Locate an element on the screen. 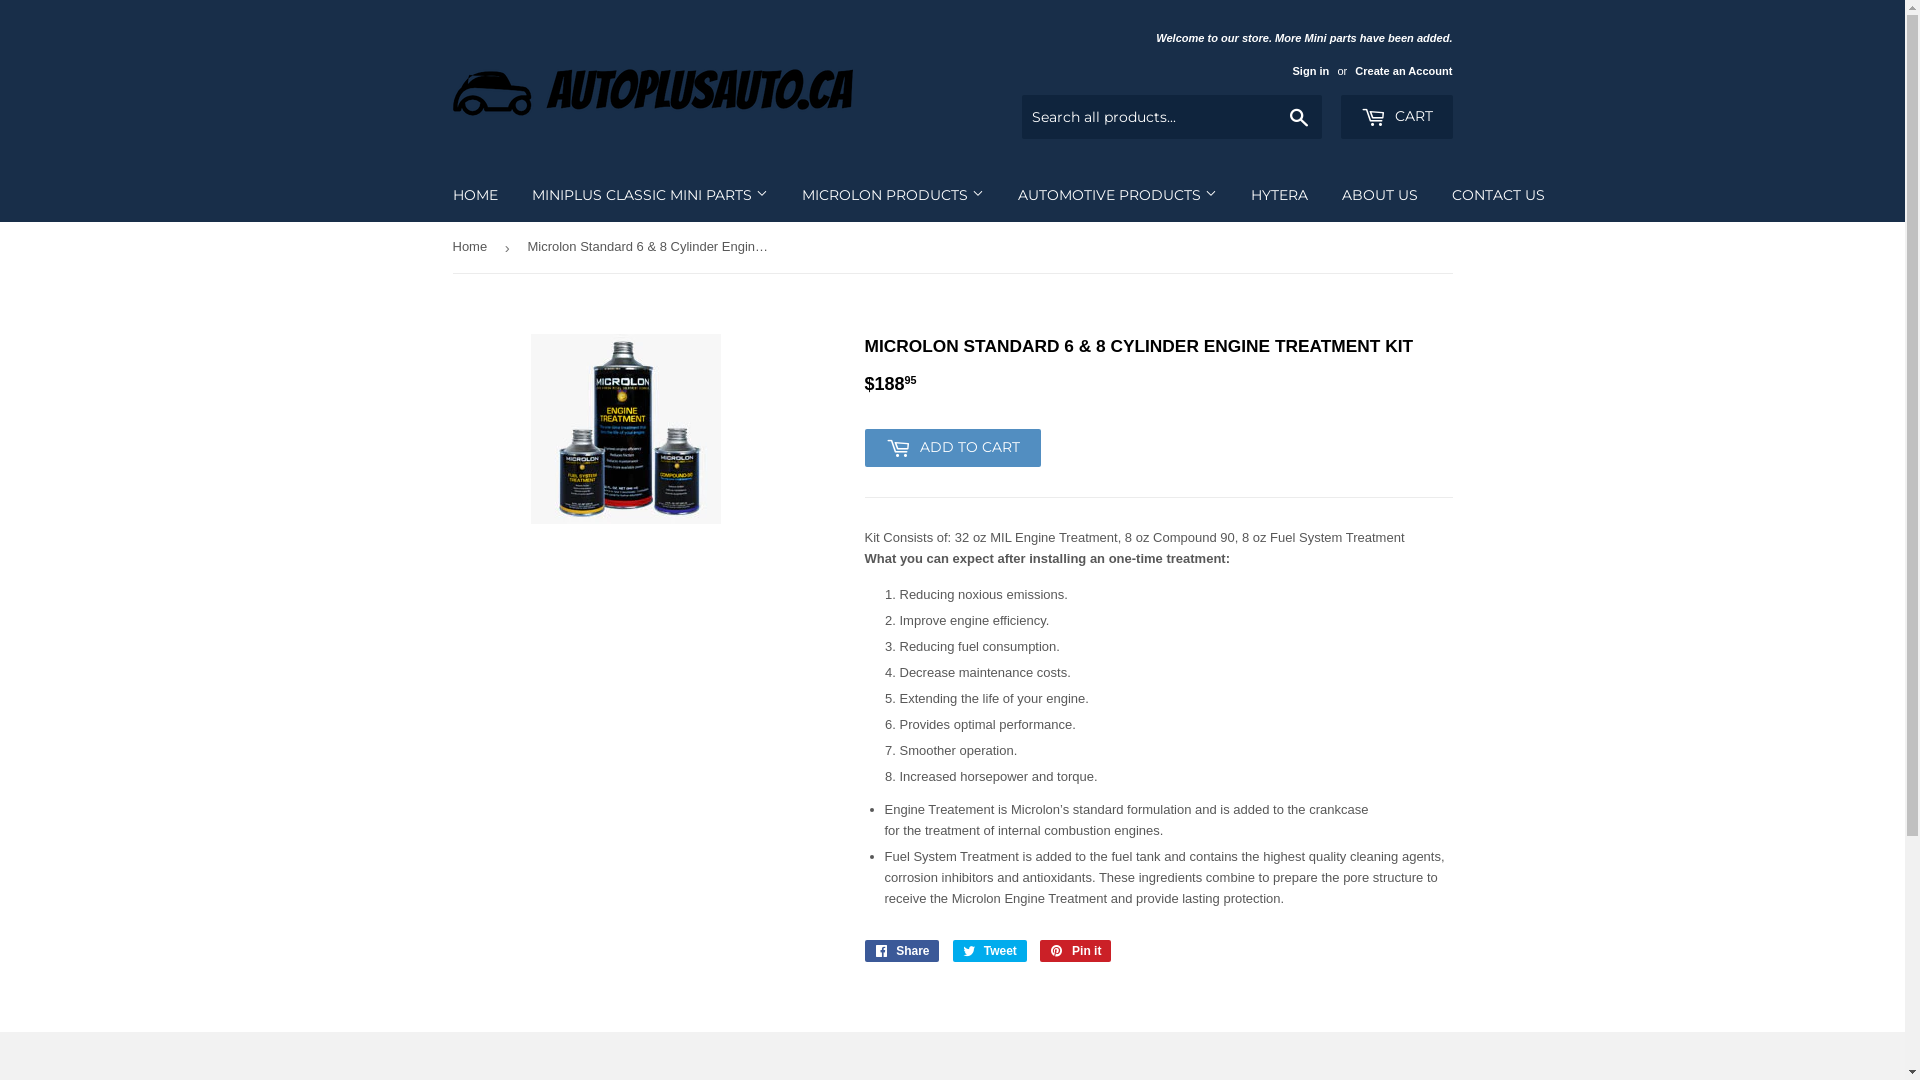 Image resolution: width=1920 pixels, height=1080 pixels. 'ADD TO CART' is located at coordinates (864, 446).